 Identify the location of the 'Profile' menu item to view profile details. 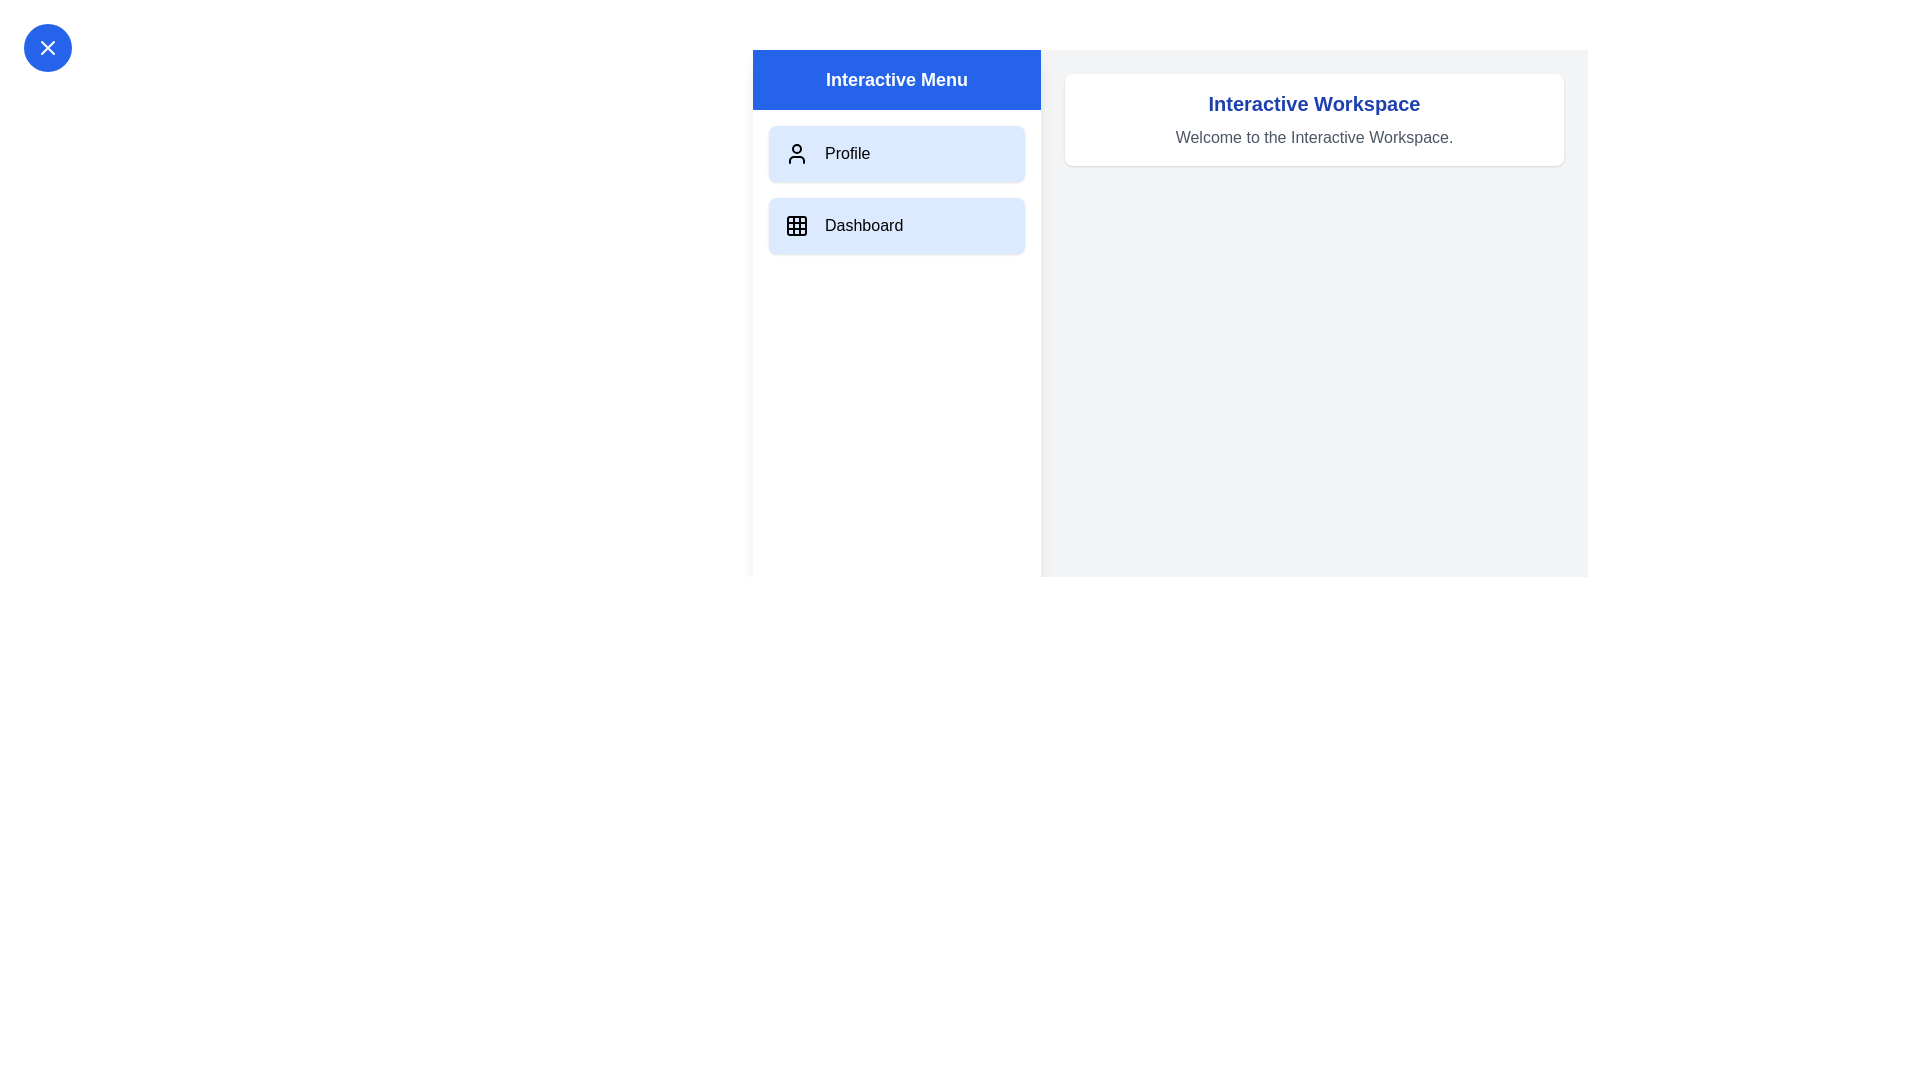
(896, 153).